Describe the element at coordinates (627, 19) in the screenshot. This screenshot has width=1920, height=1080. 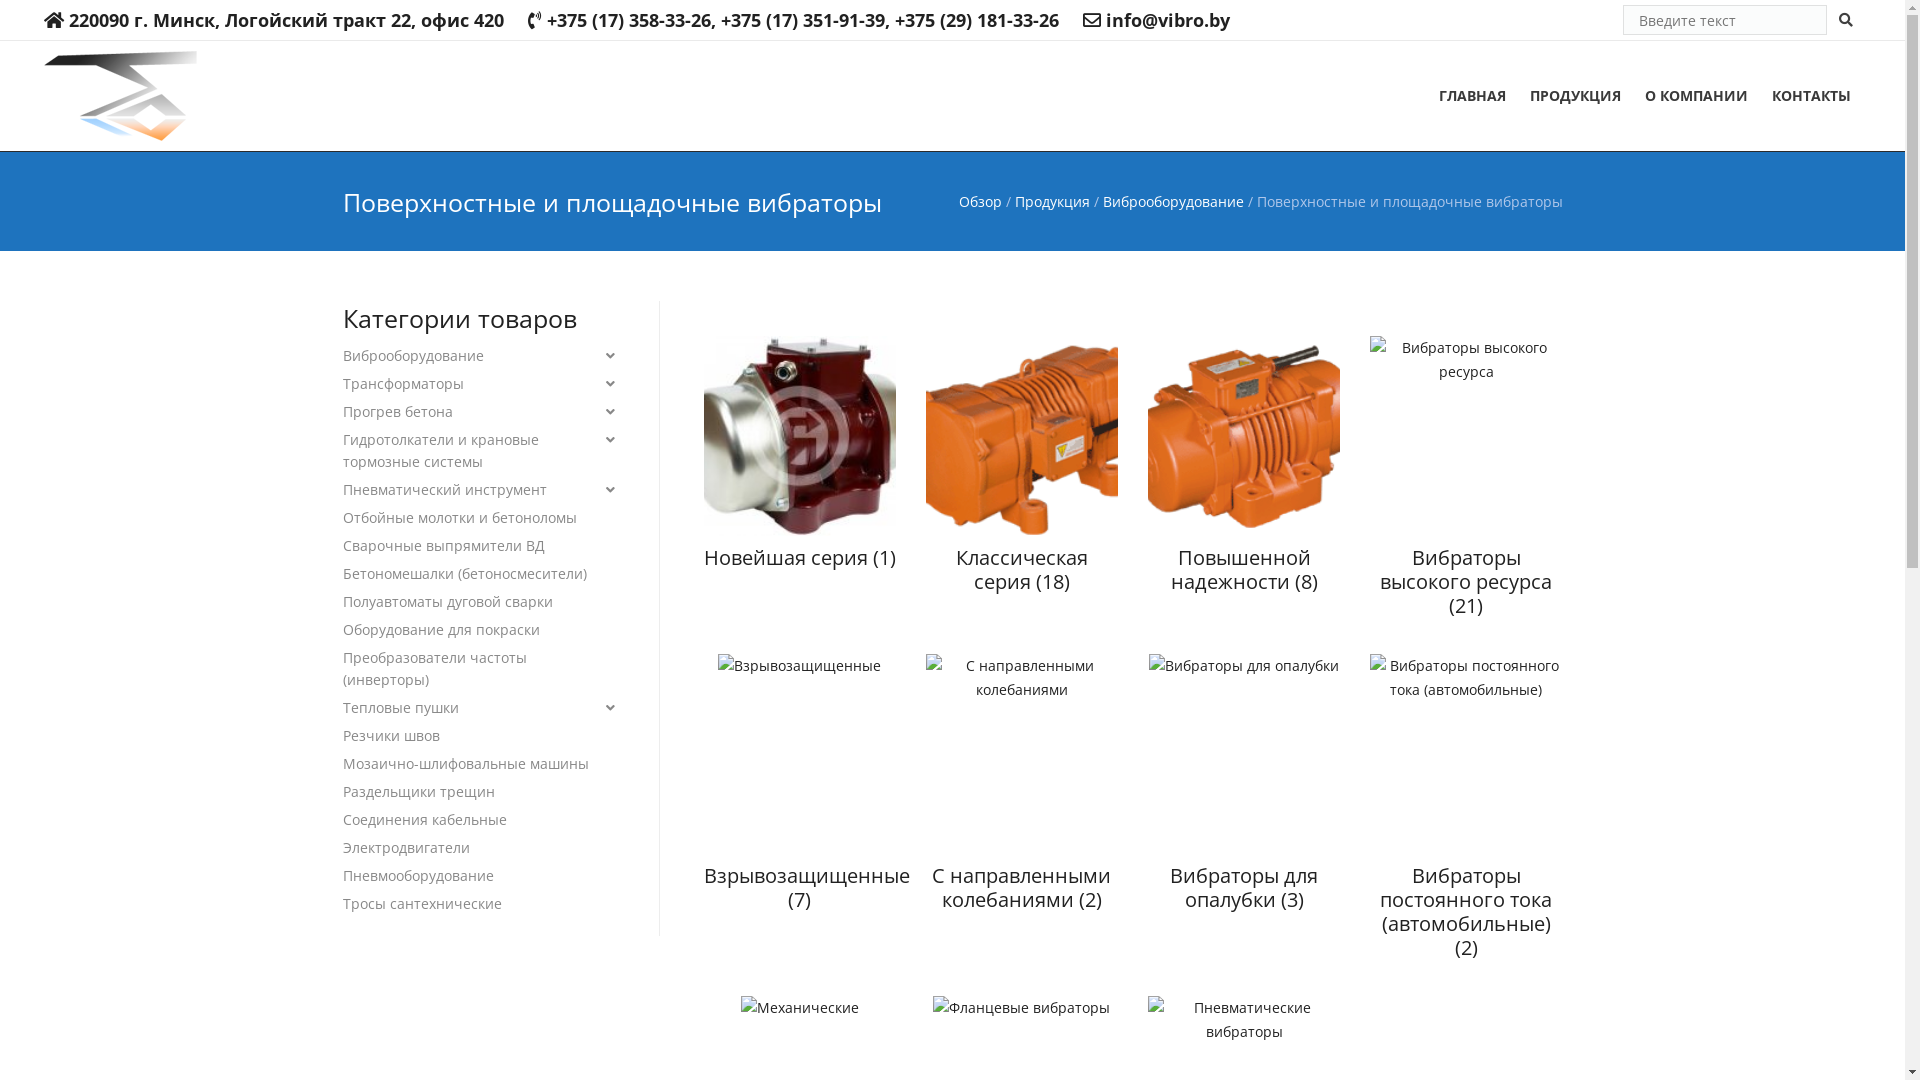
I see `'+375 (17) 358-33-26'` at that location.